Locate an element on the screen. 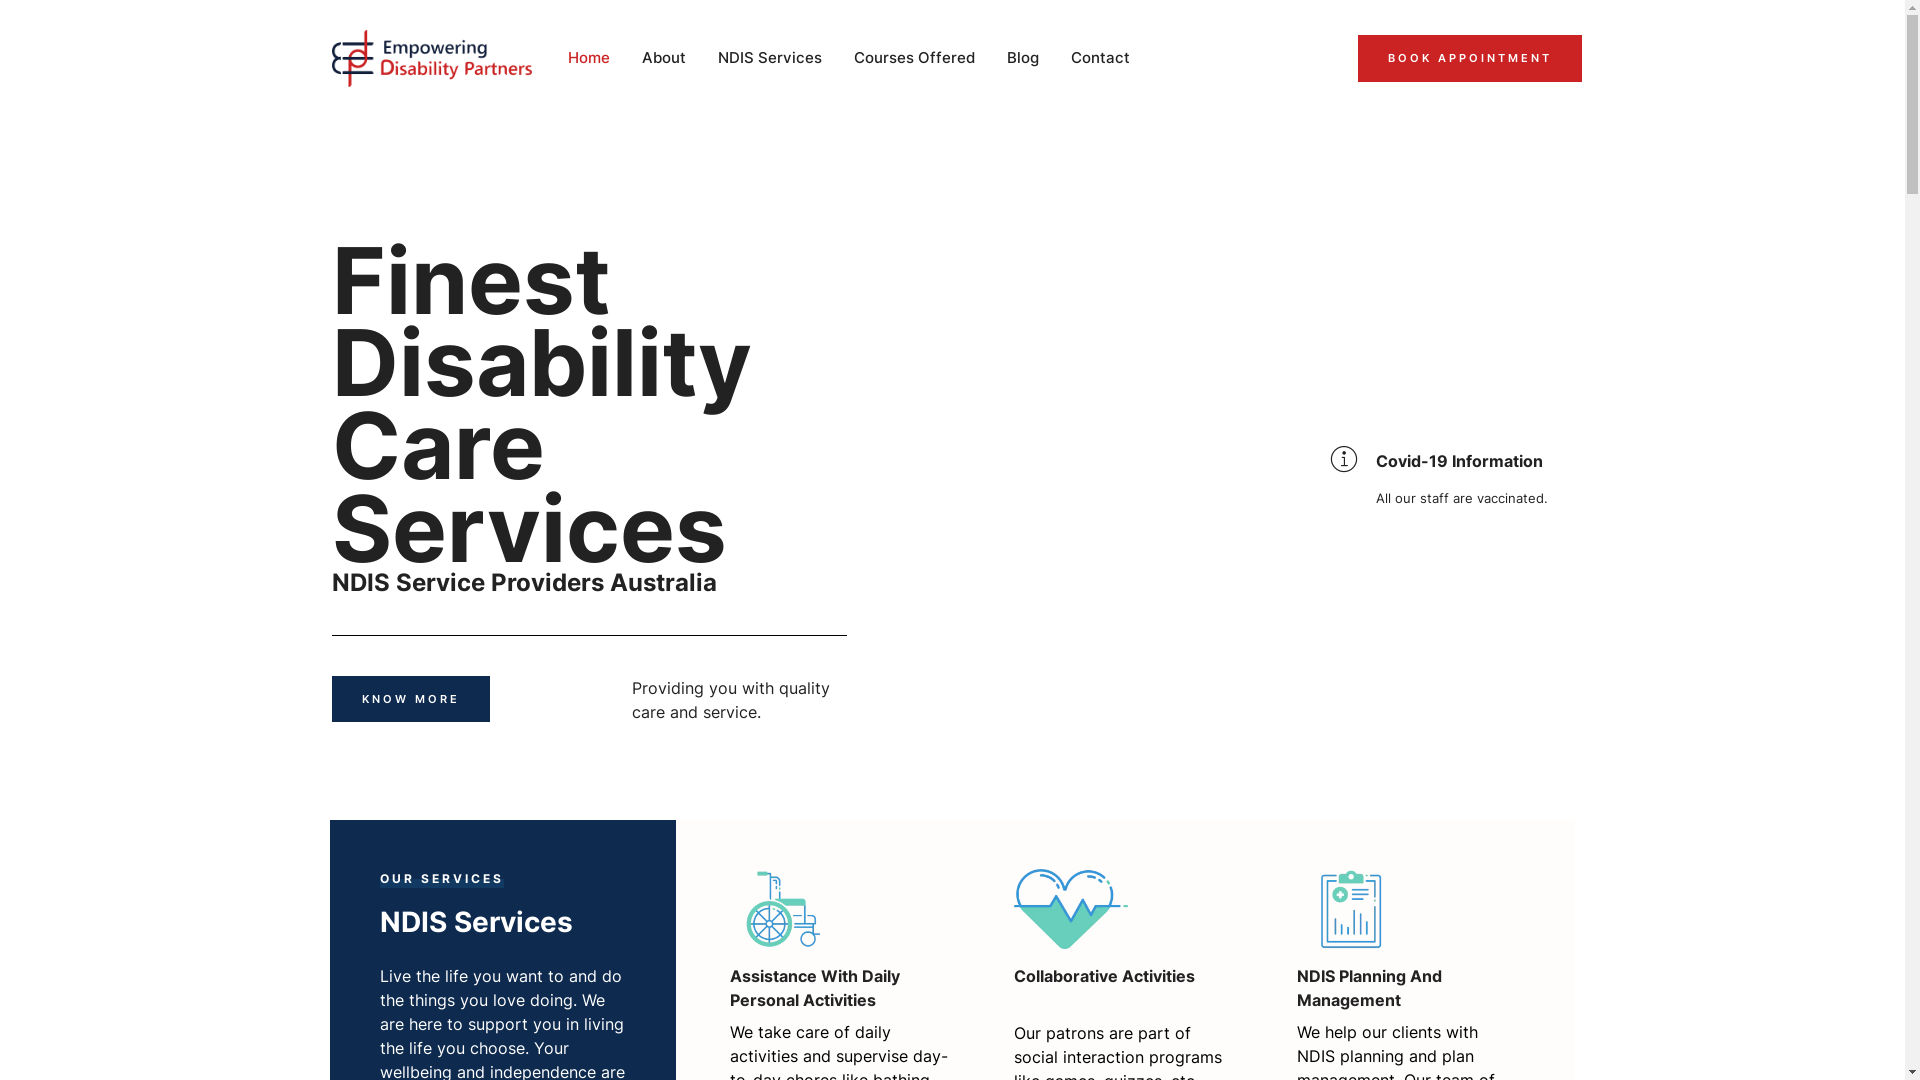 This screenshot has width=1920, height=1080. 'Assistance With Daily Personal Activities' is located at coordinates (815, 986).